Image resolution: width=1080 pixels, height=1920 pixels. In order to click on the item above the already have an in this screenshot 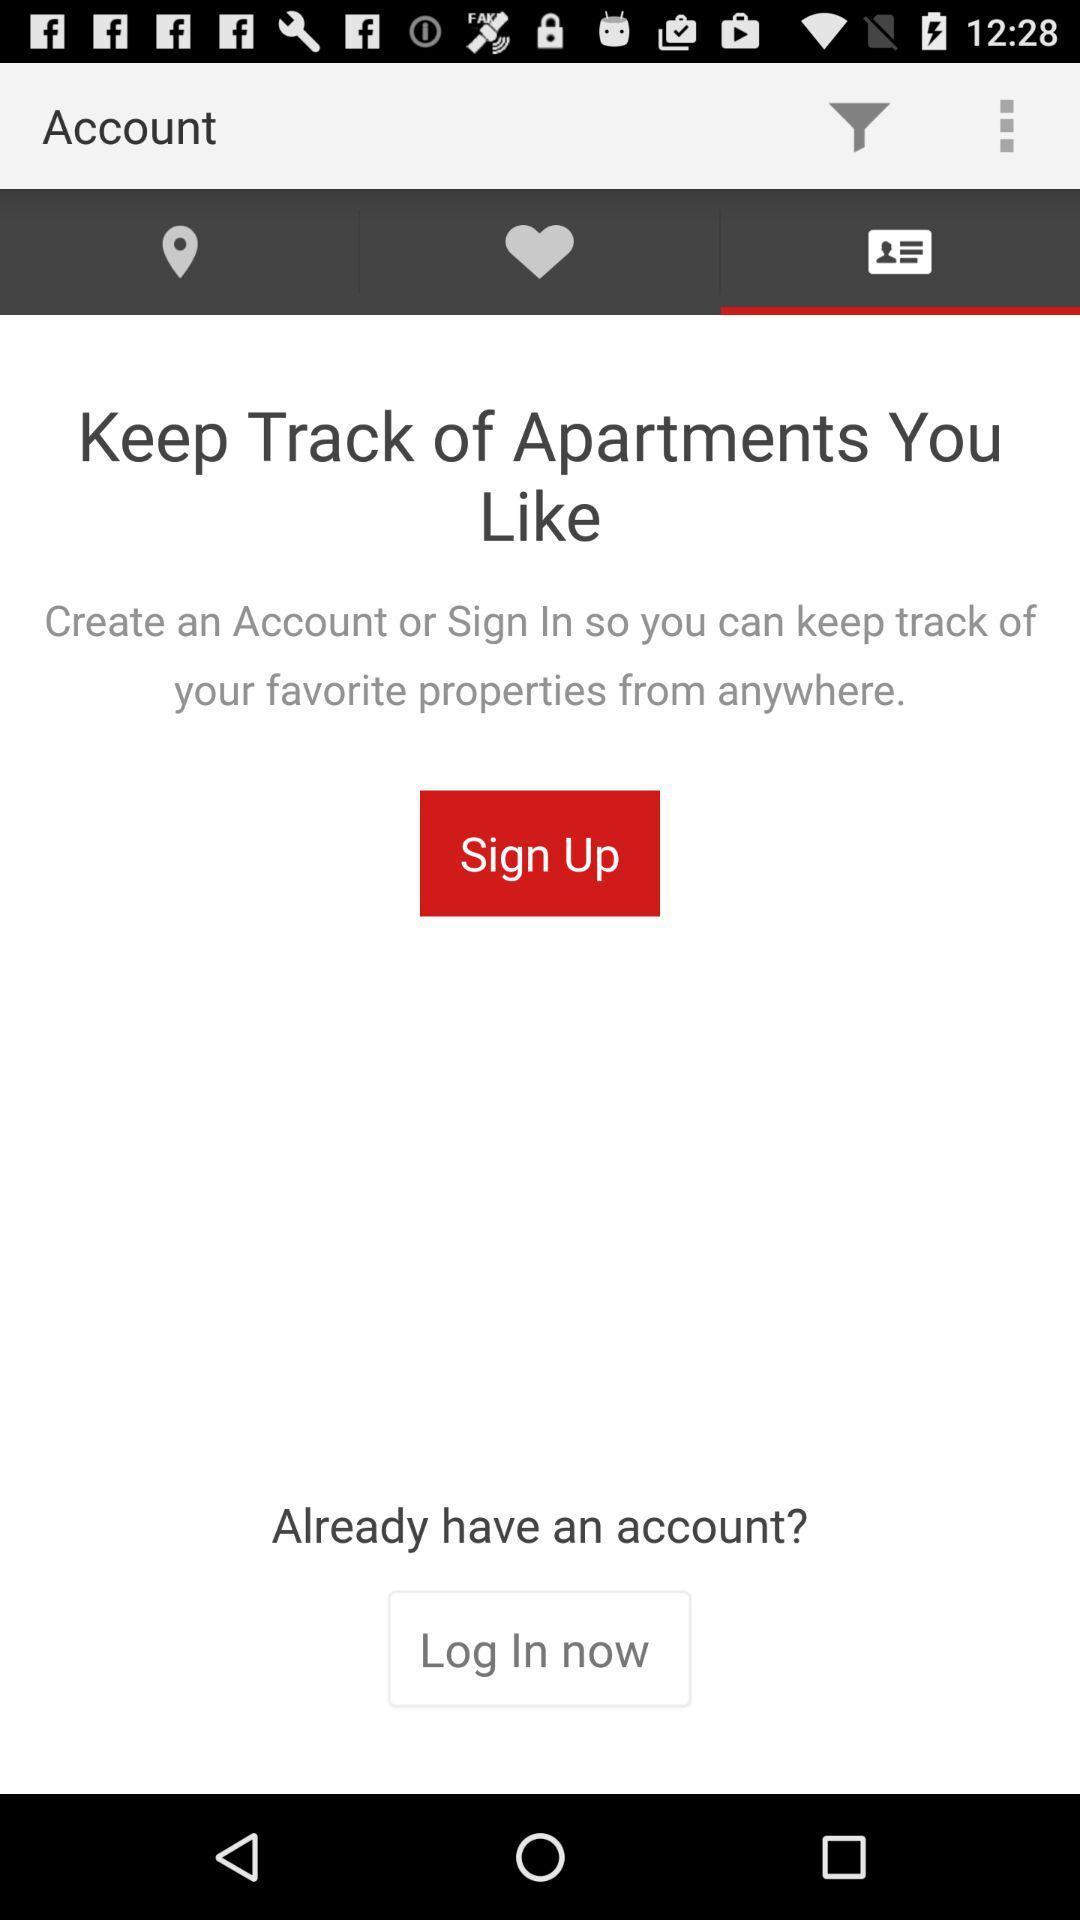, I will do `click(540, 853)`.